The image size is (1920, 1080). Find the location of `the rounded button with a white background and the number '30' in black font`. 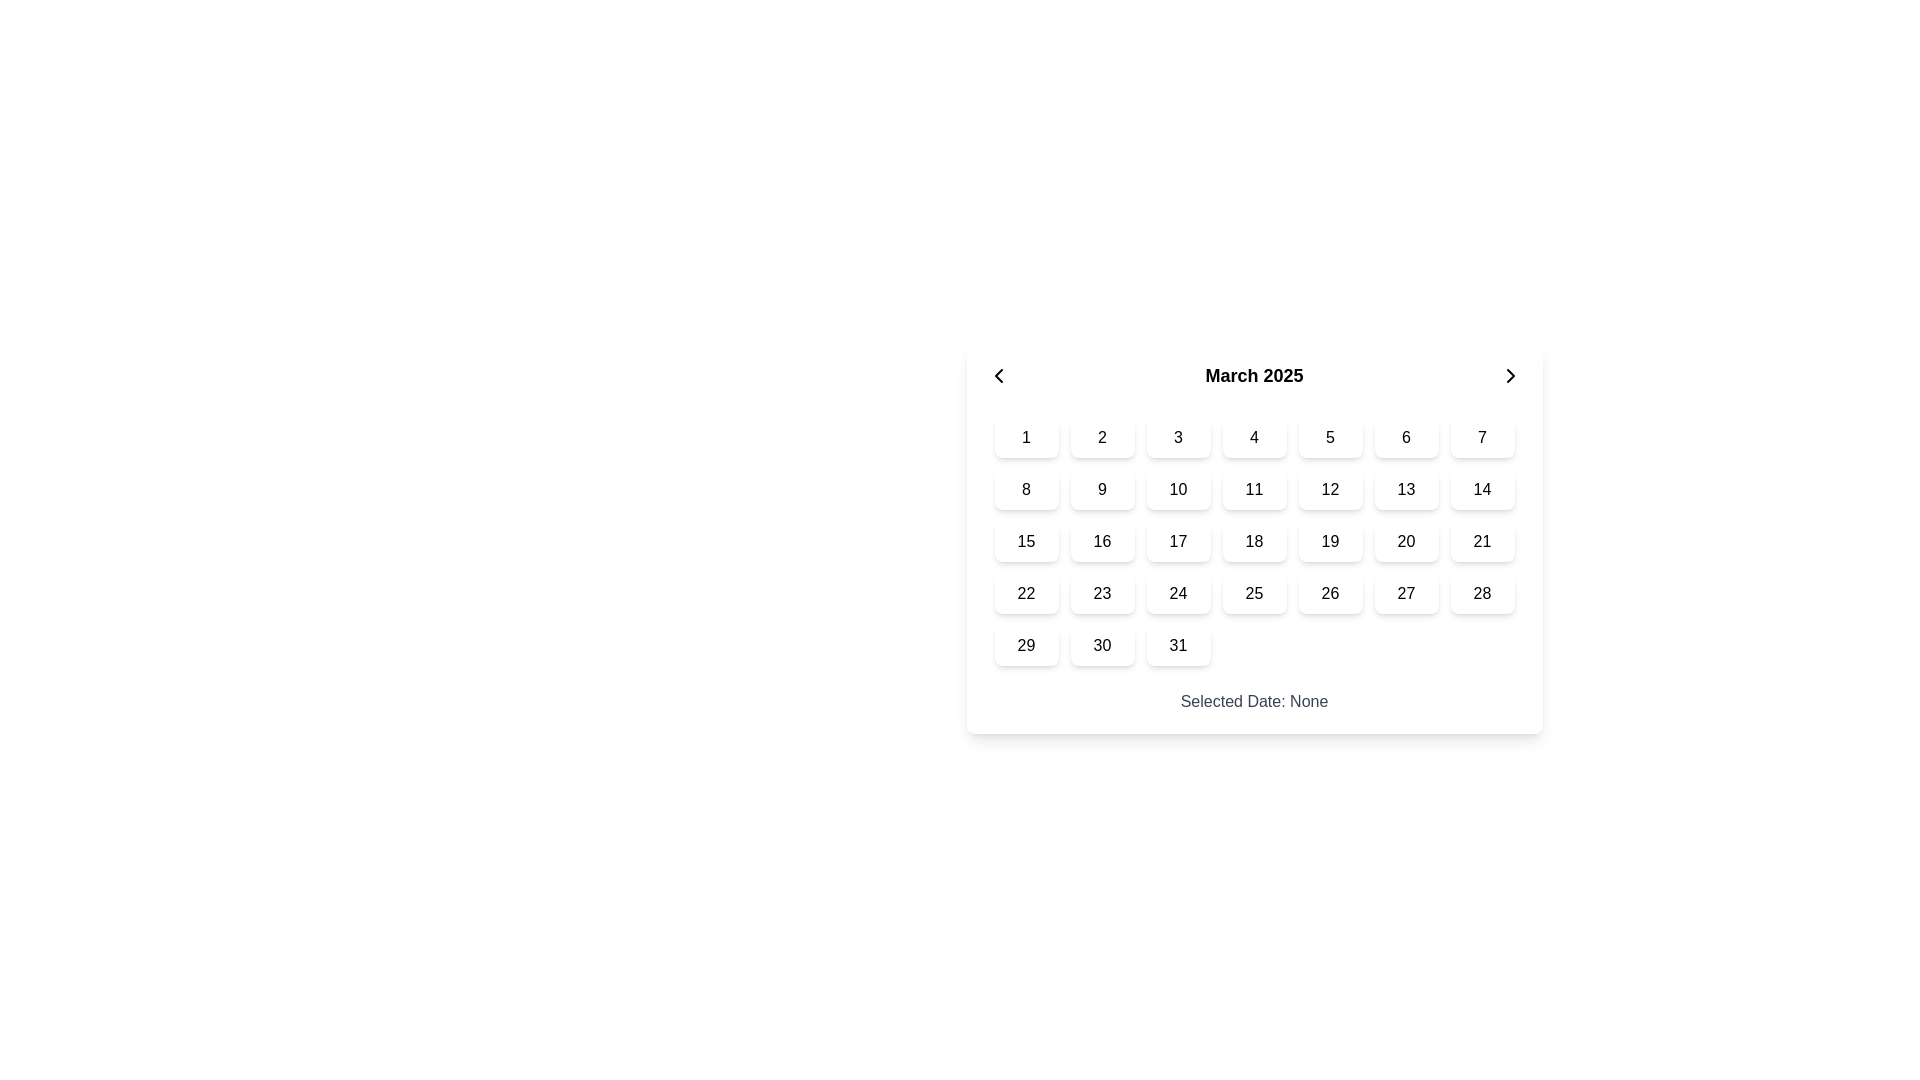

the rounded button with a white background and the number '30' in black font is located at coordinates (1101, 645).